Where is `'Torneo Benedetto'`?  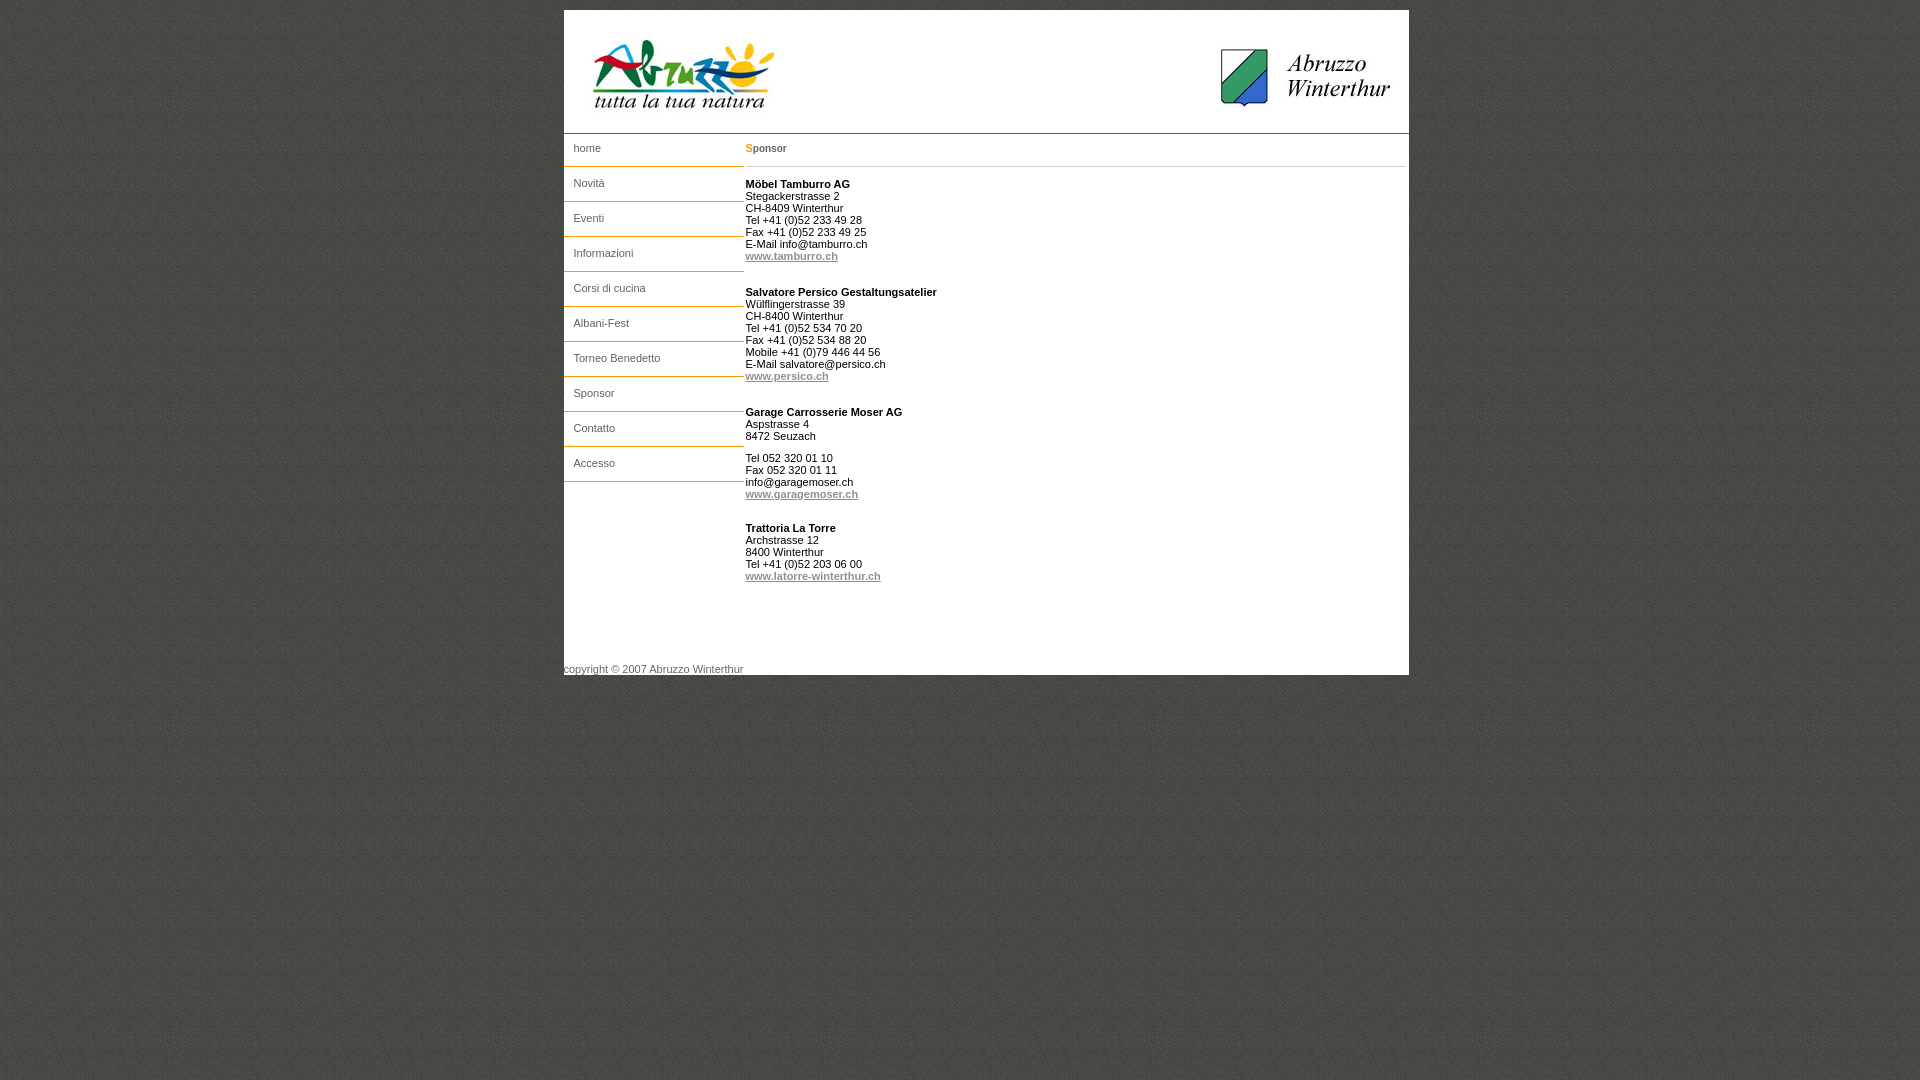
'Torneo Benedetto' is located at coordinates (563, 360).